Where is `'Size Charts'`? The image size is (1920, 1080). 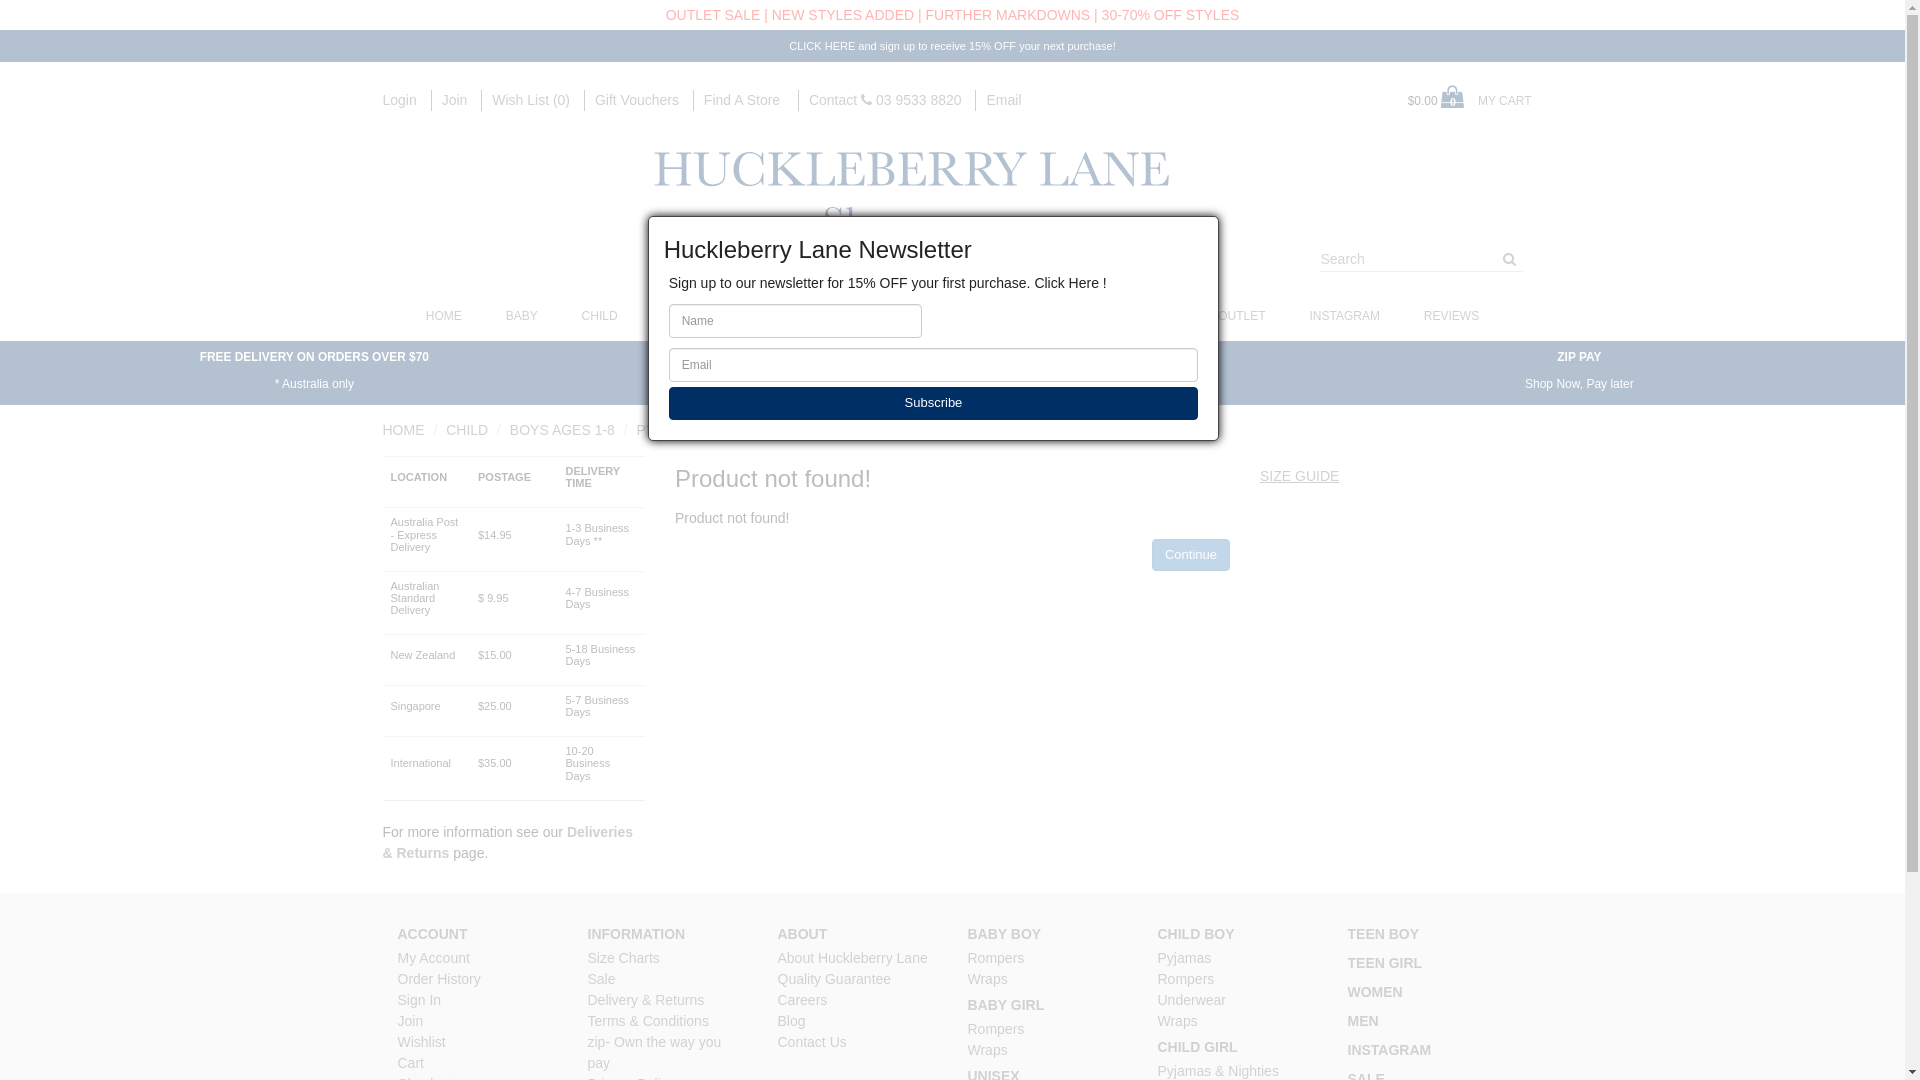
'Size Charts' is located at coordinates (623, 956).